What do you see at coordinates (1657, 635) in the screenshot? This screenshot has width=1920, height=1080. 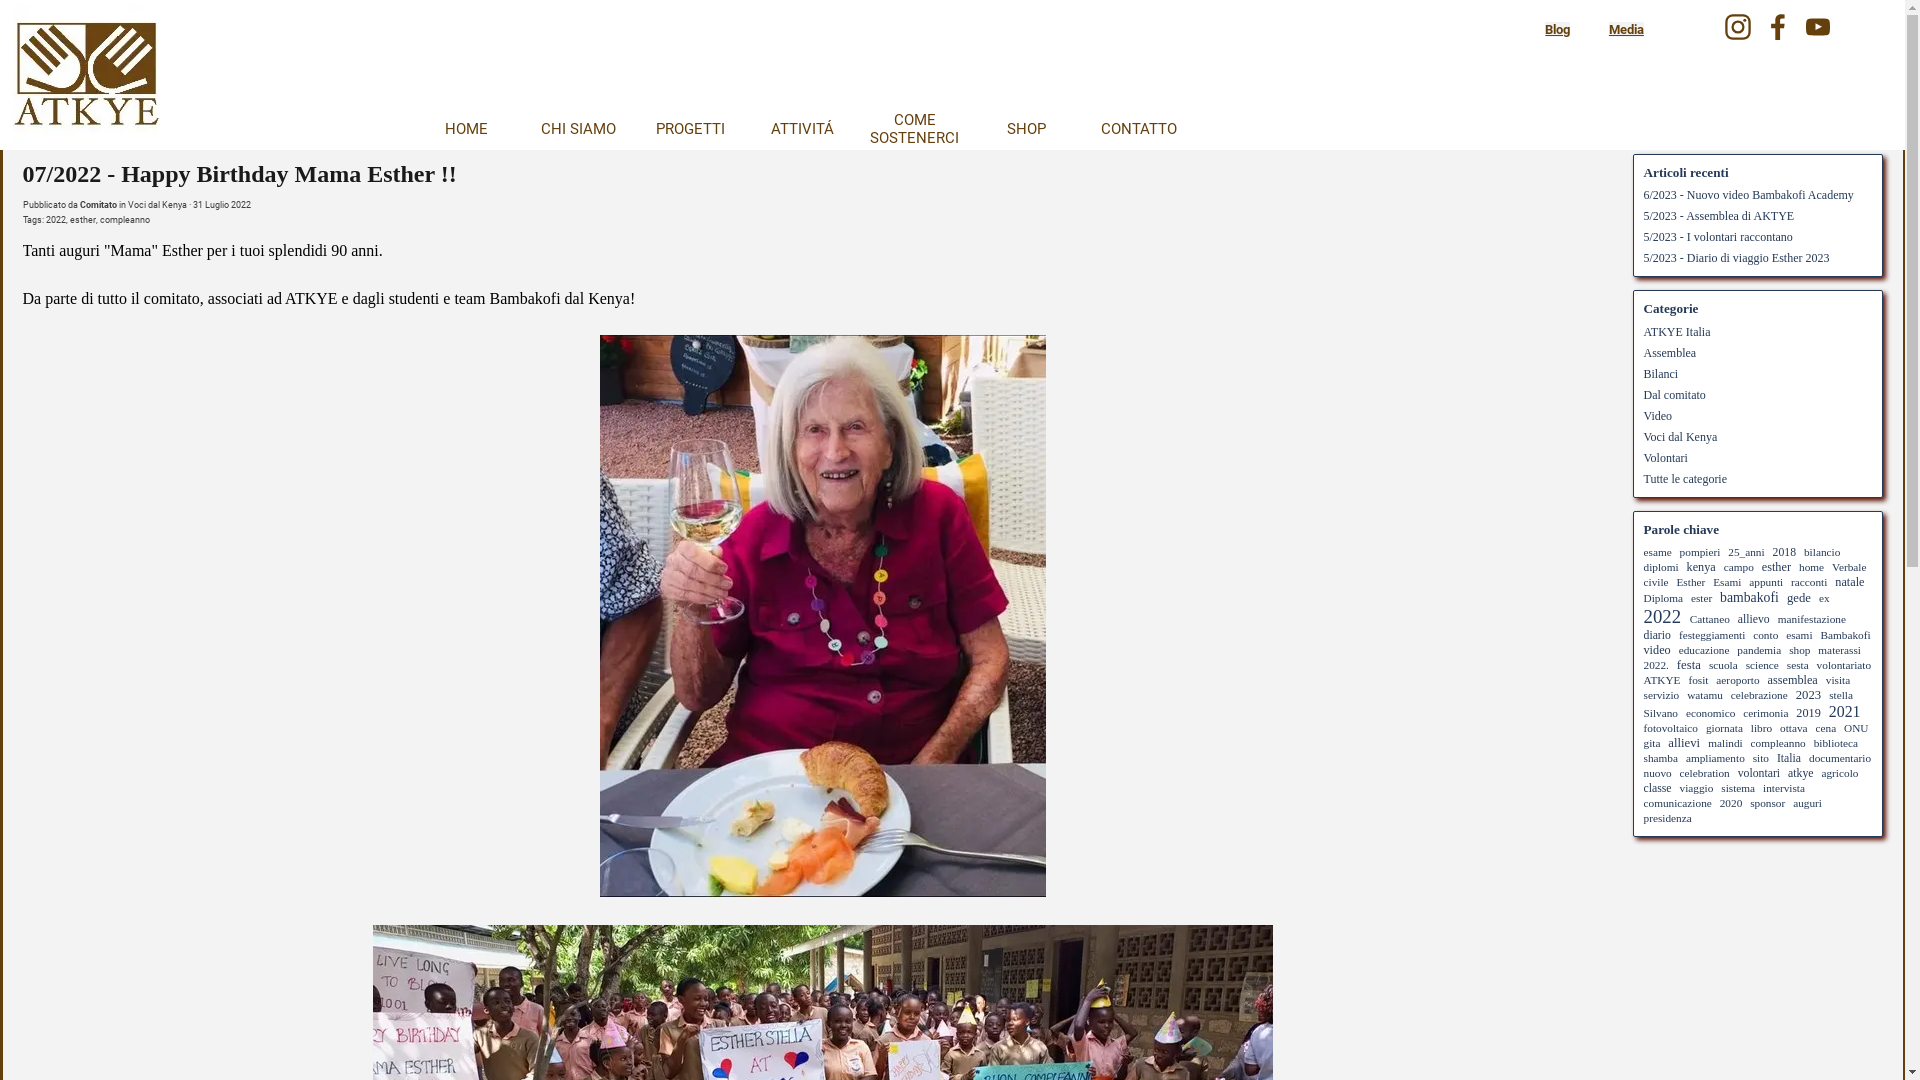 I see `'diario'` at bounding box center [1657, 635].